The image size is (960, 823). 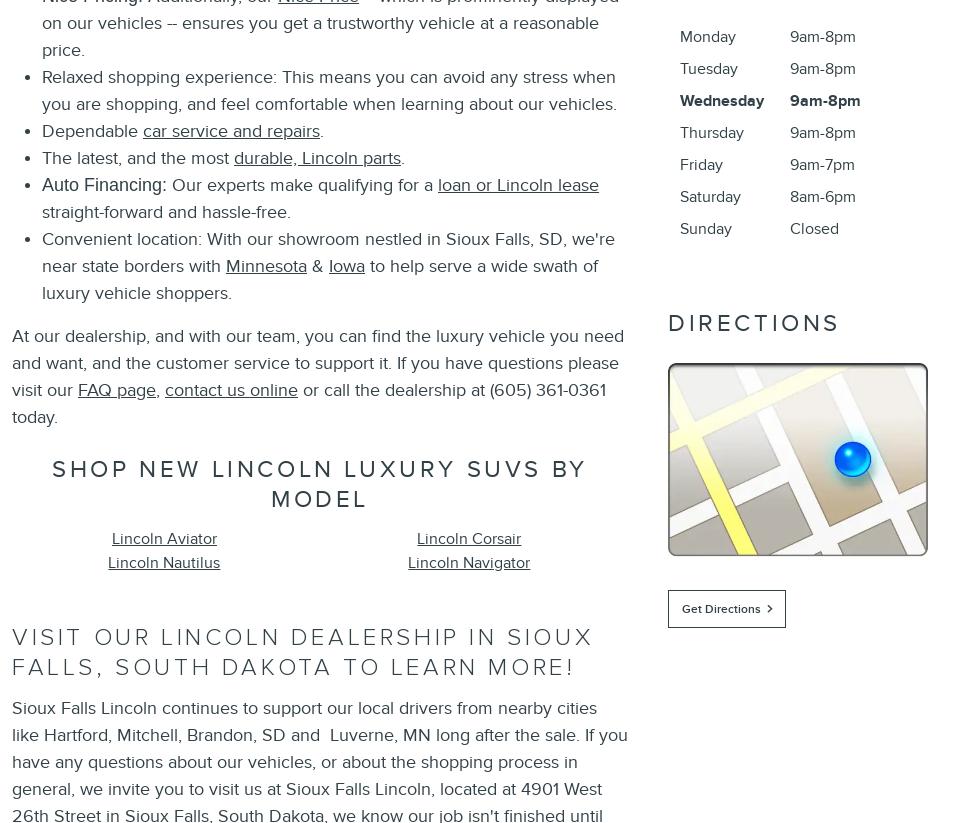 I want to click on 'Saturday', so click(x=710, y=197).